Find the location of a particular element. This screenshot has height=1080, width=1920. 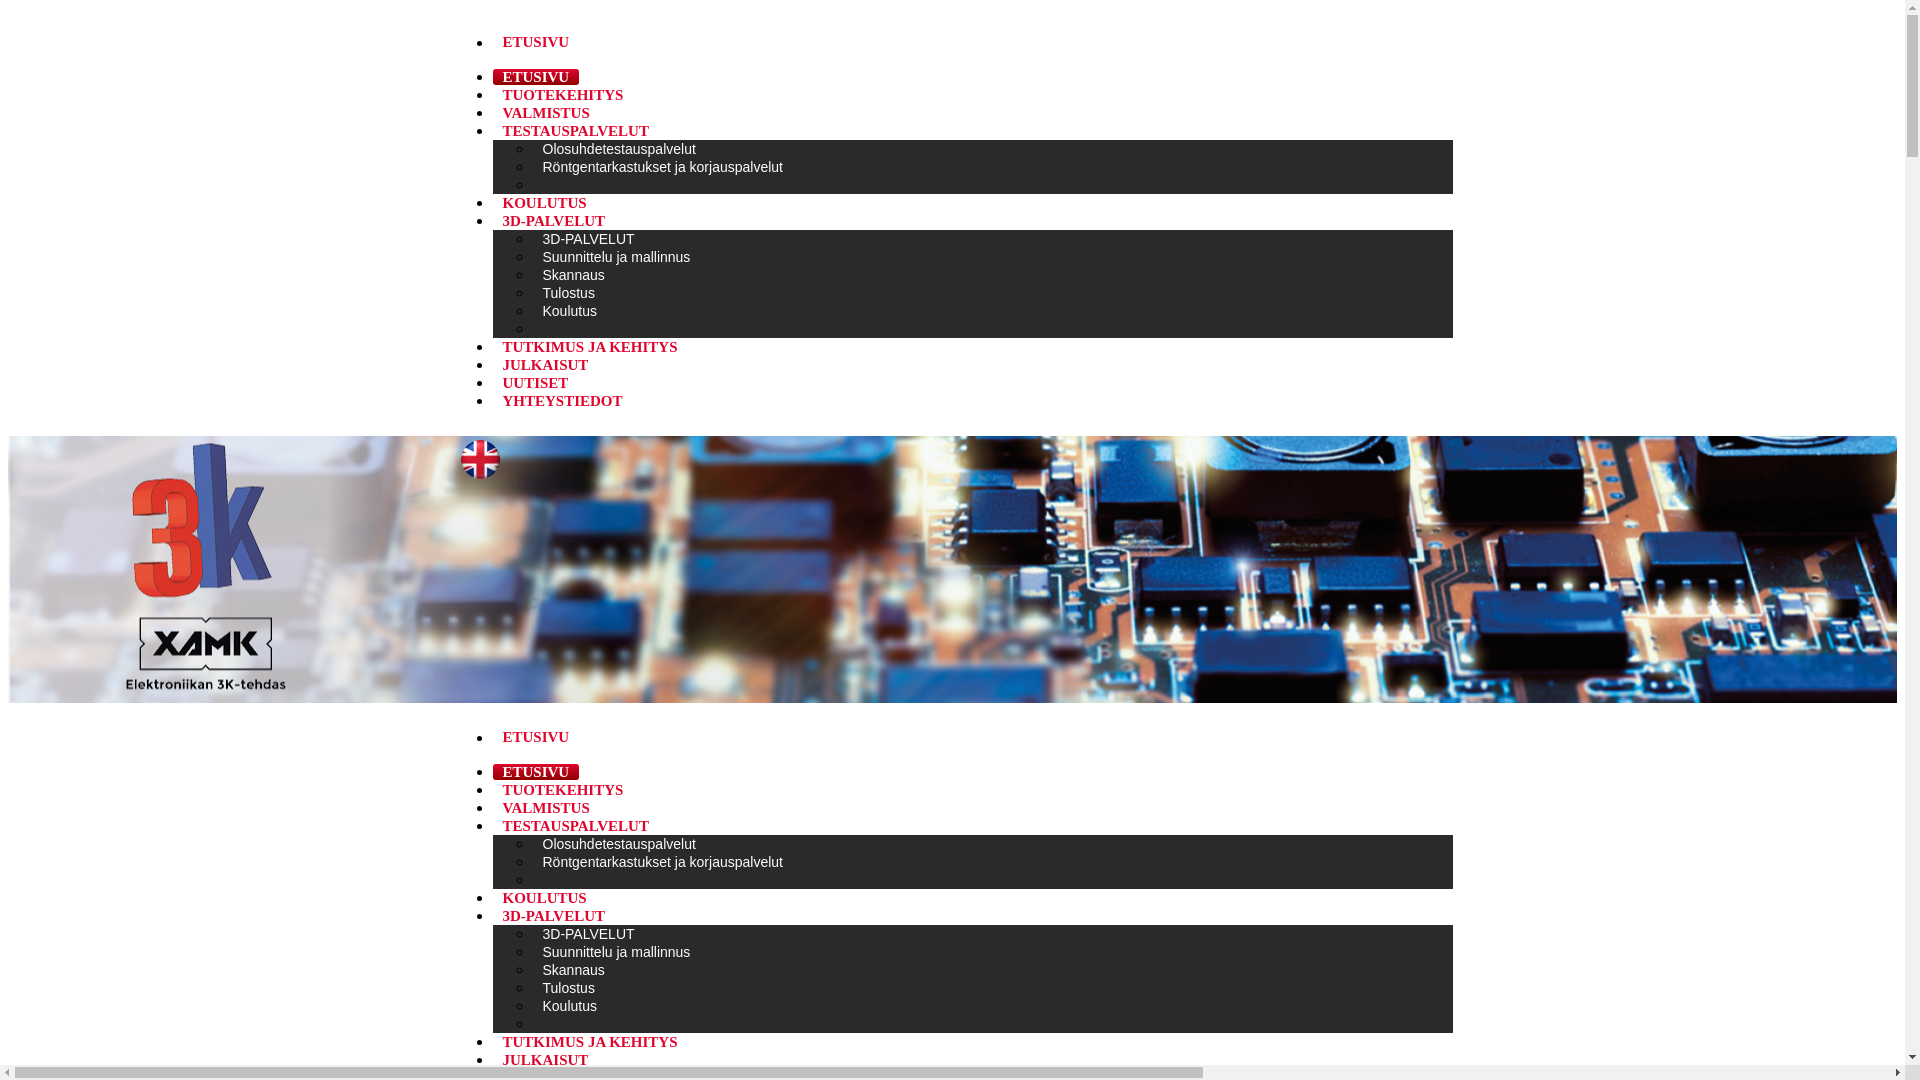

'3D-PALVELUT' is located at coordinates (553, 220).